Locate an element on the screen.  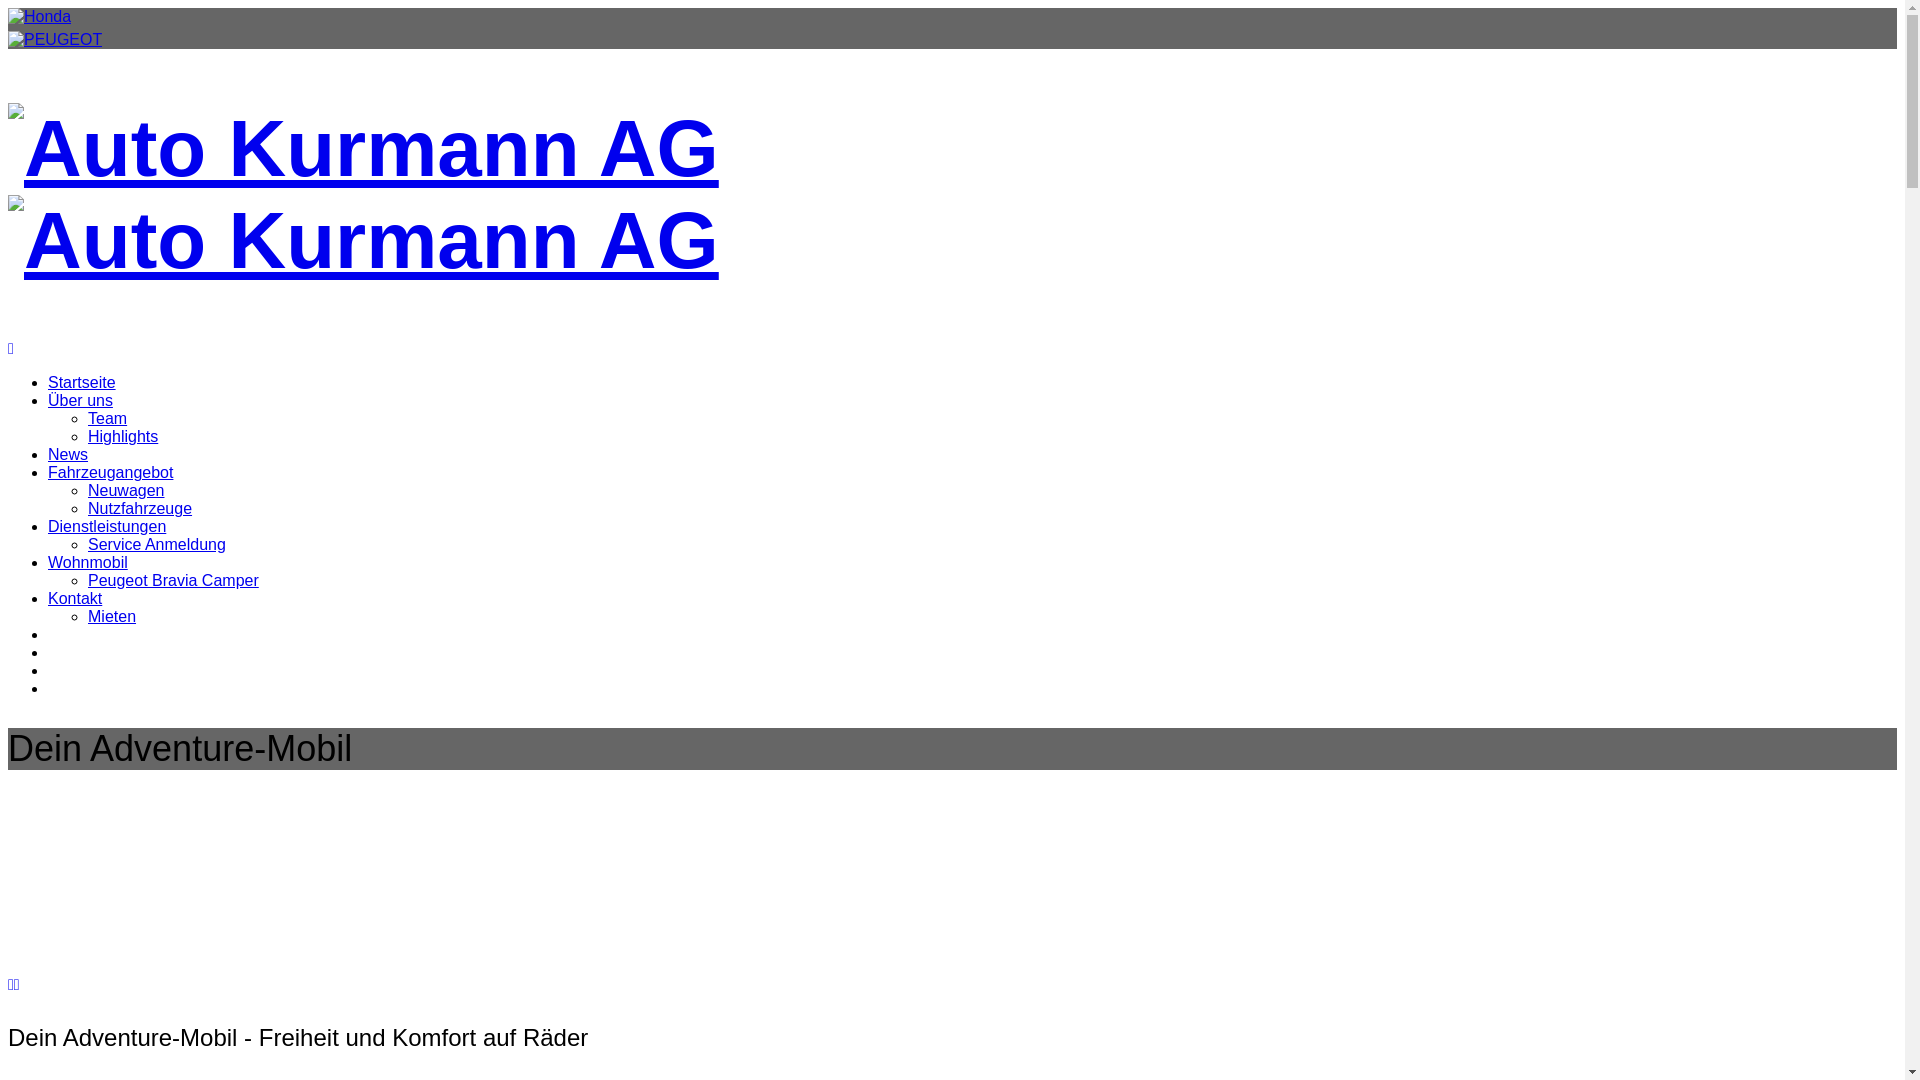
'Mieten' is located at coordinates (110, 615).